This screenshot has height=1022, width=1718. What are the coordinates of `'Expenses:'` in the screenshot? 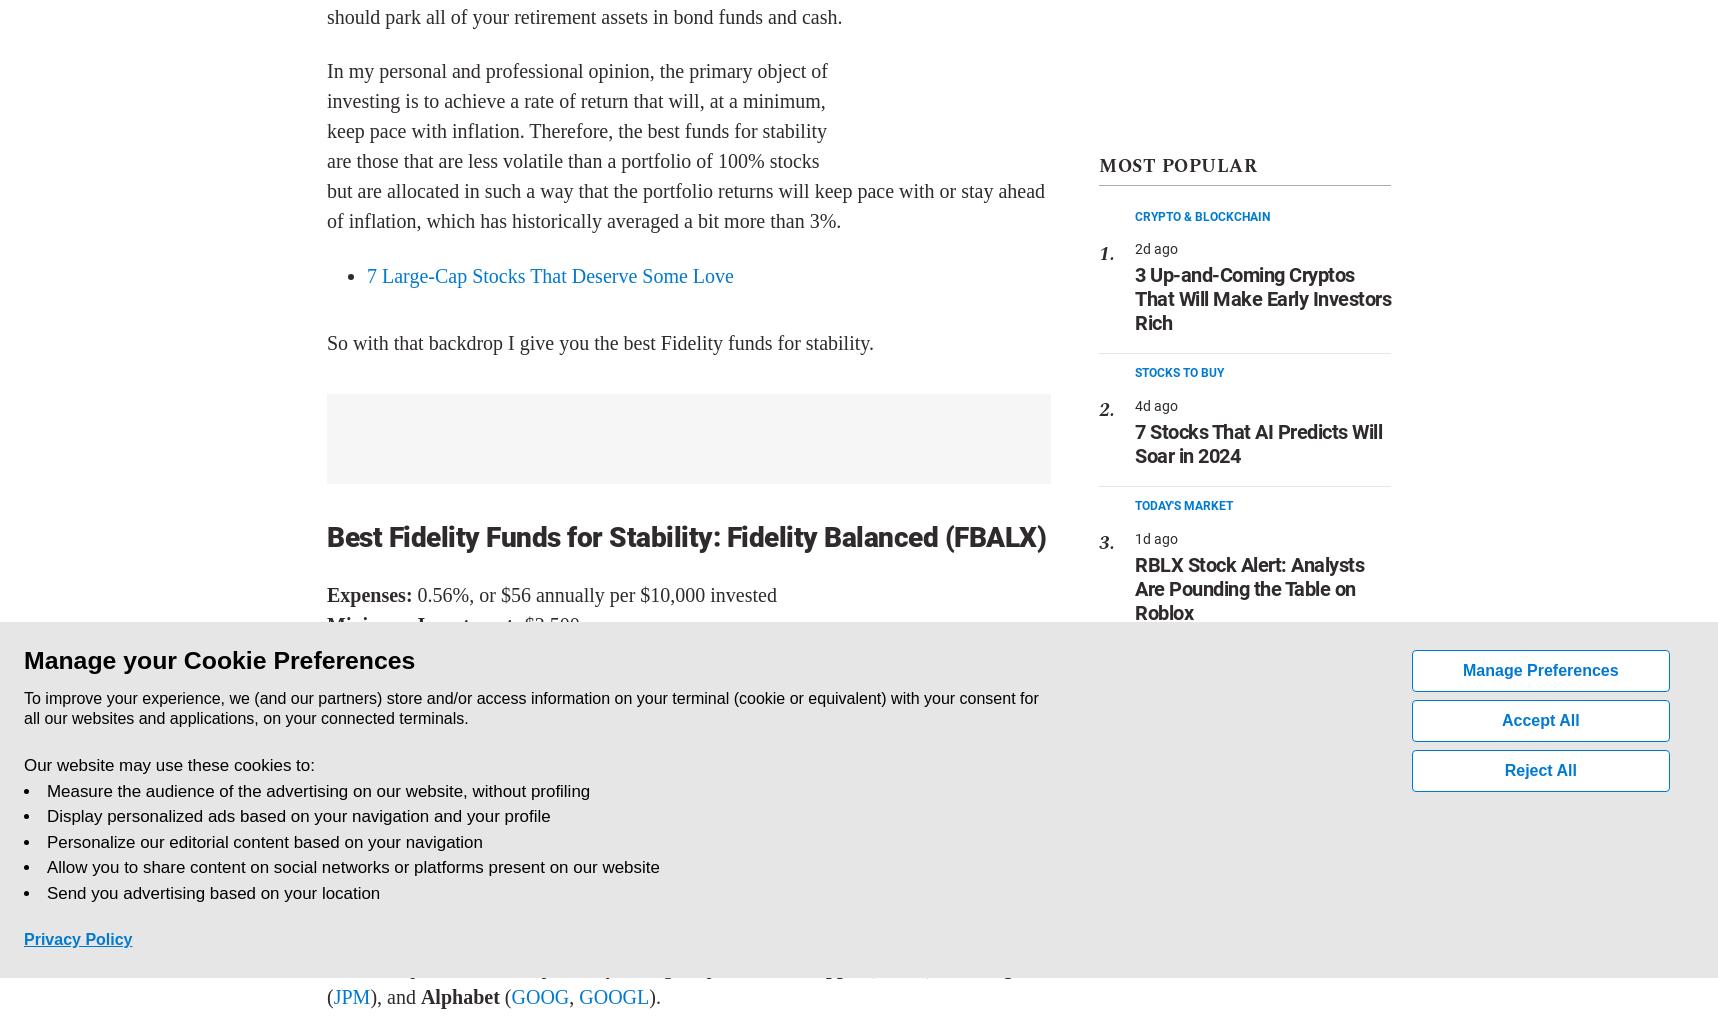 It's located at (370, 594).